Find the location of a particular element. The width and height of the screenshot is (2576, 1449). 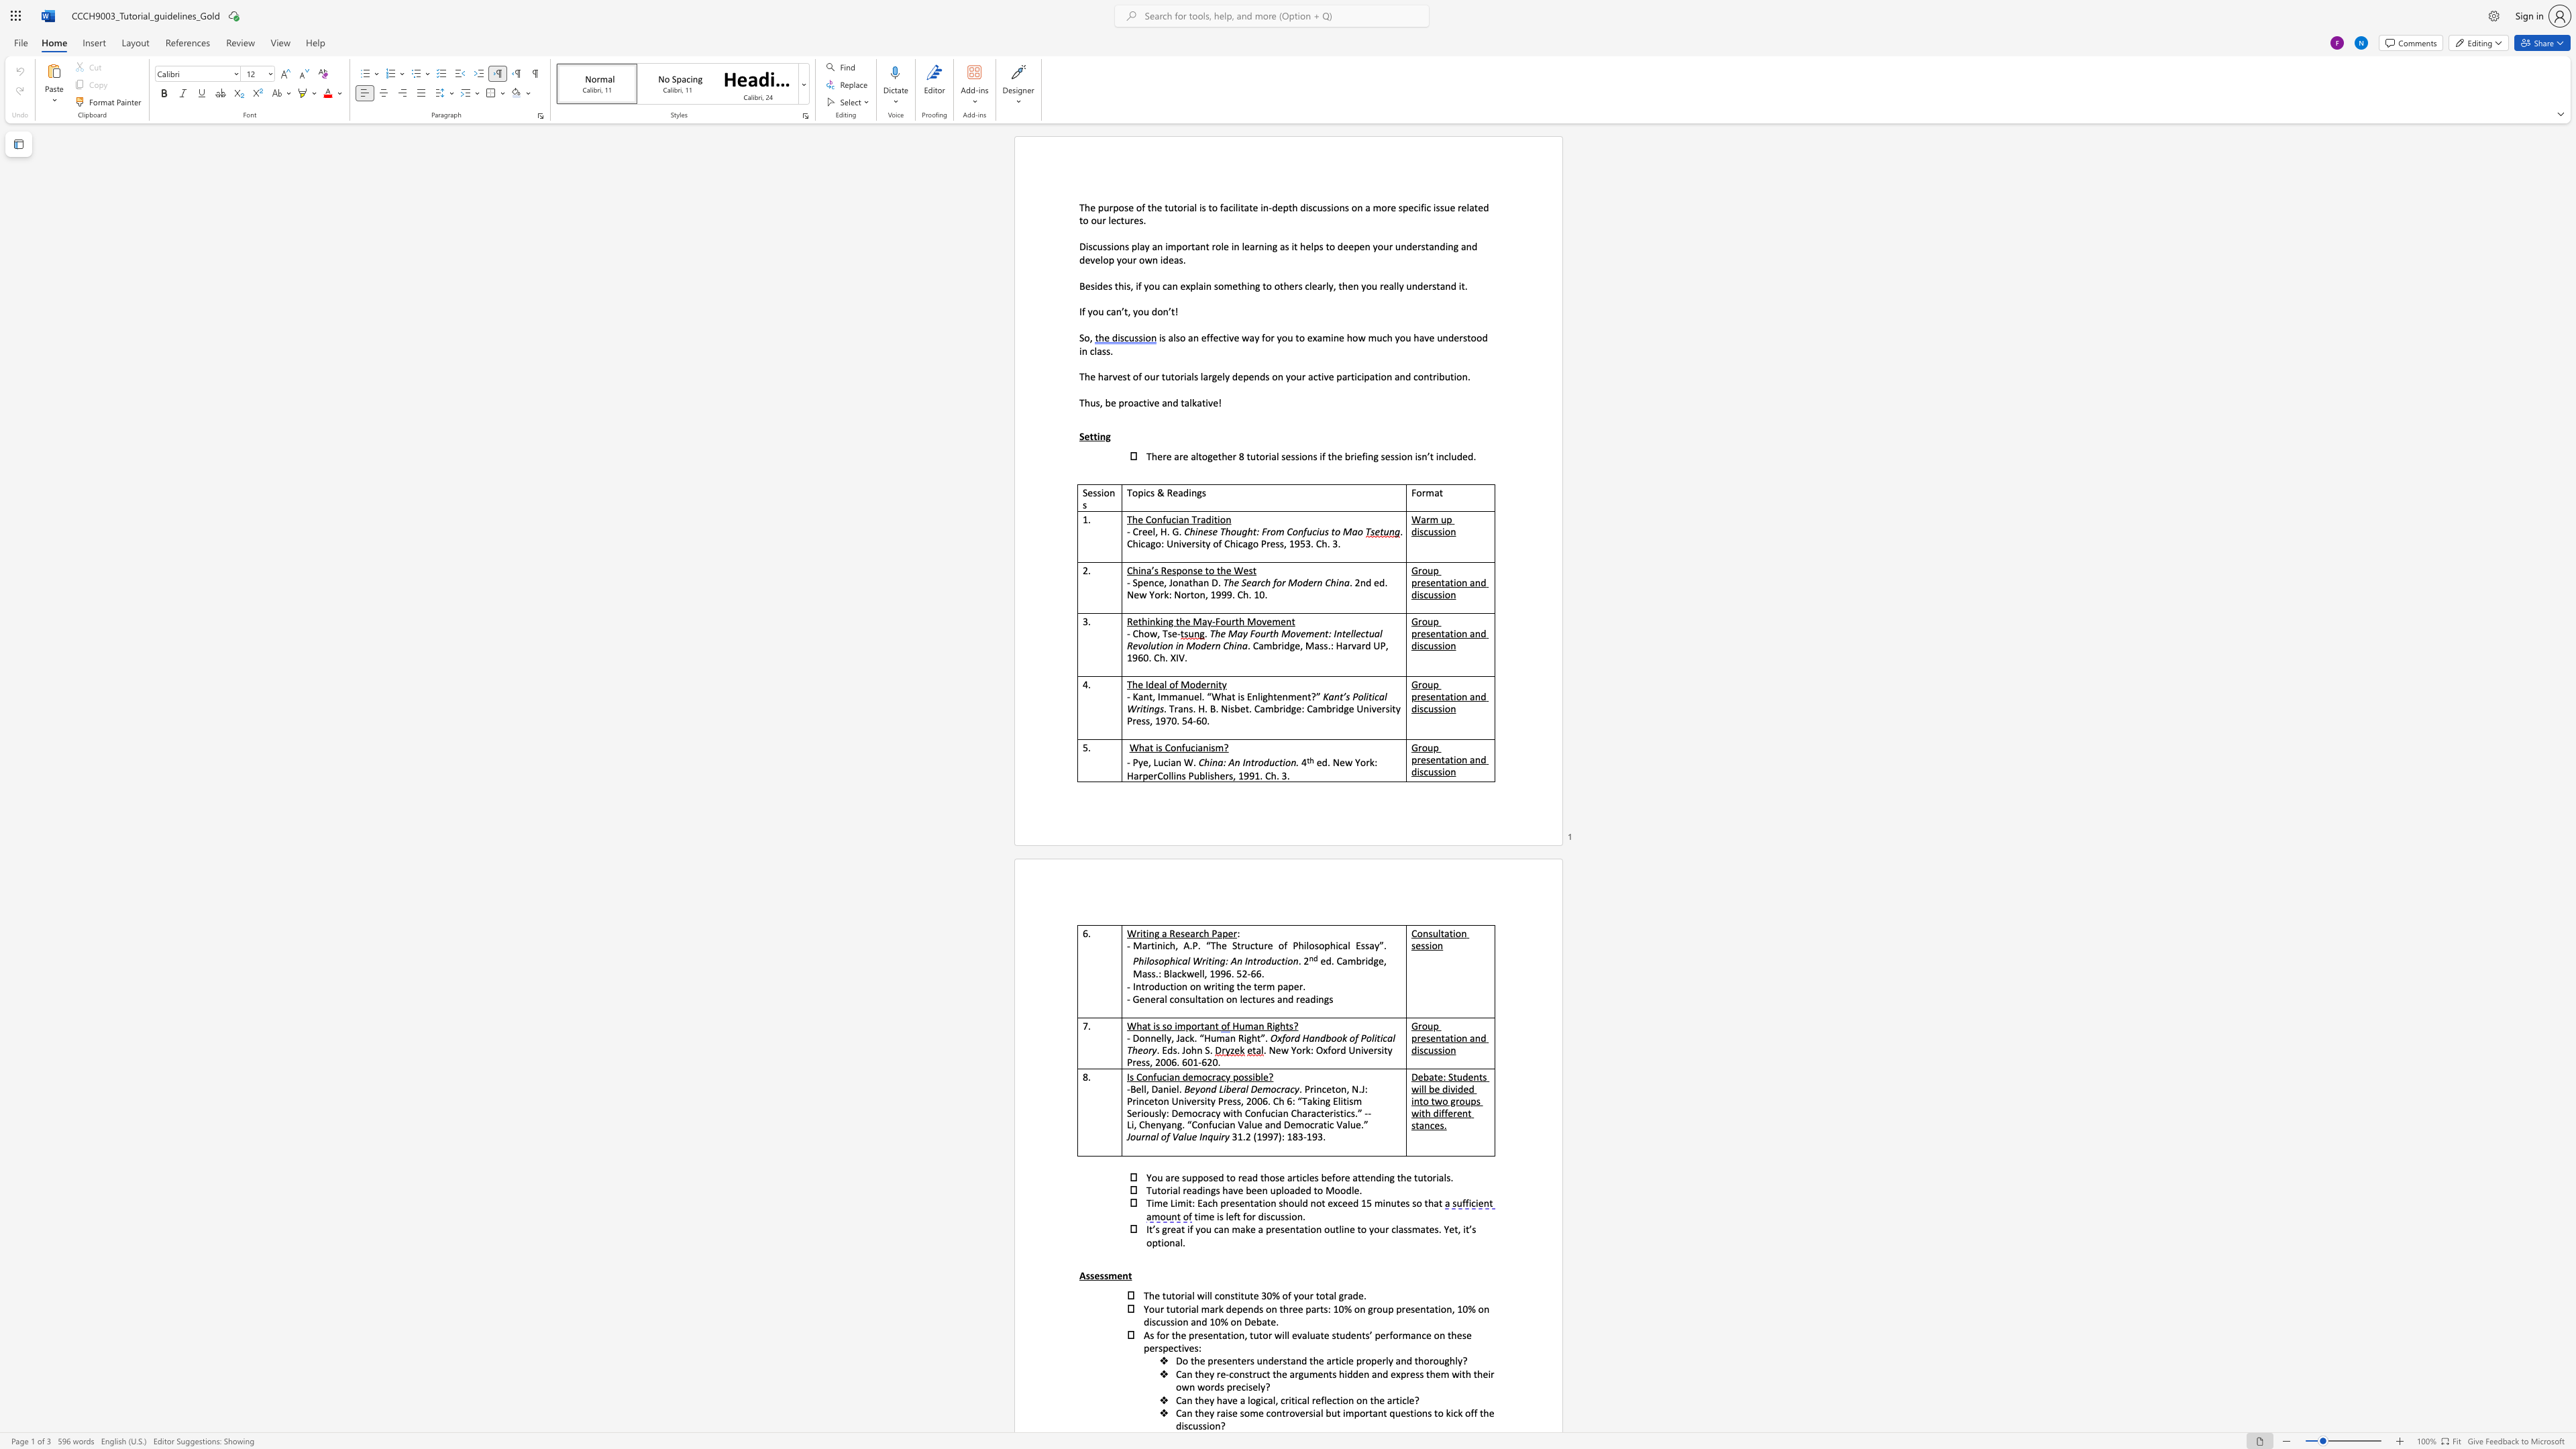

the subset text "king E" within the text ". Princeton, N.J: Princeton University Press, 2006. Ch 6: “Taking Elitism" is located at coordinates (1312, 1100).